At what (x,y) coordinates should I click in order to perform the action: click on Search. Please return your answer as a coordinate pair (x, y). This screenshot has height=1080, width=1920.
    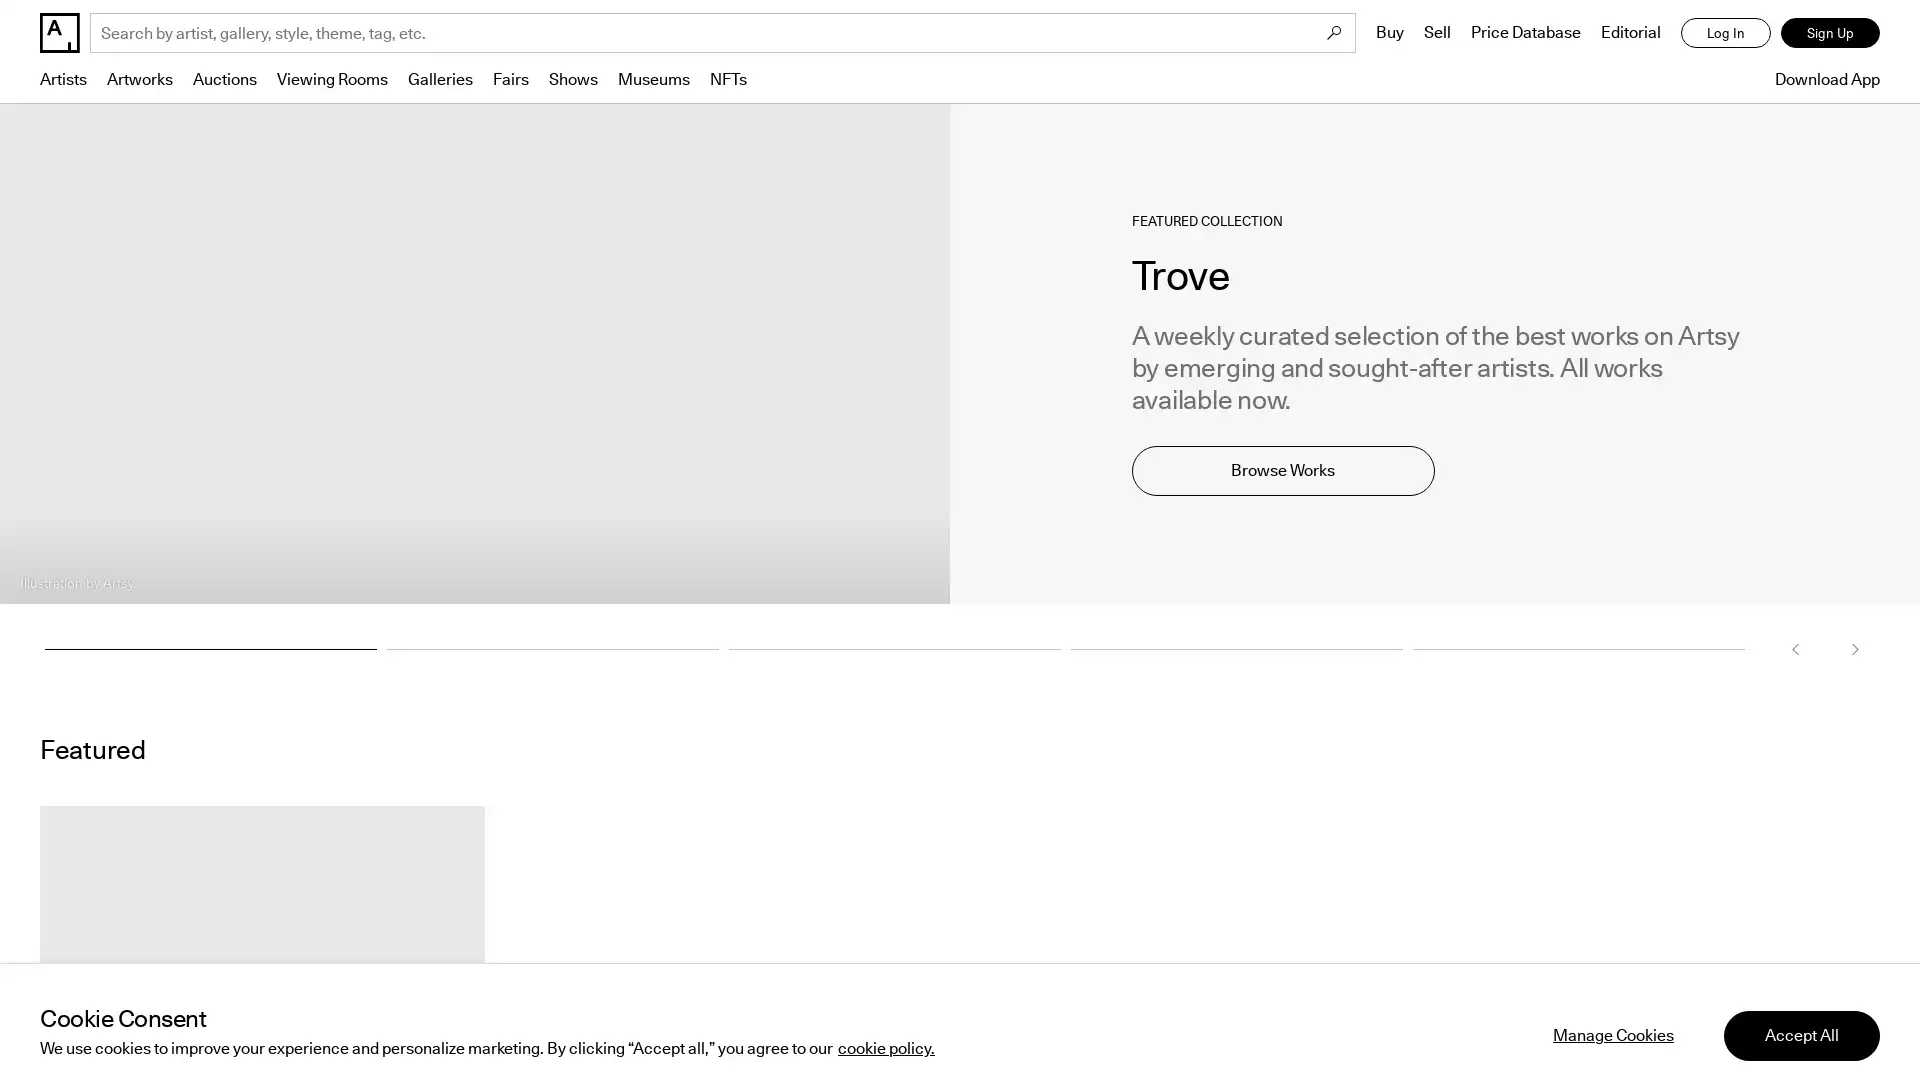
    Looking at the image, I should click on (1334, 33).